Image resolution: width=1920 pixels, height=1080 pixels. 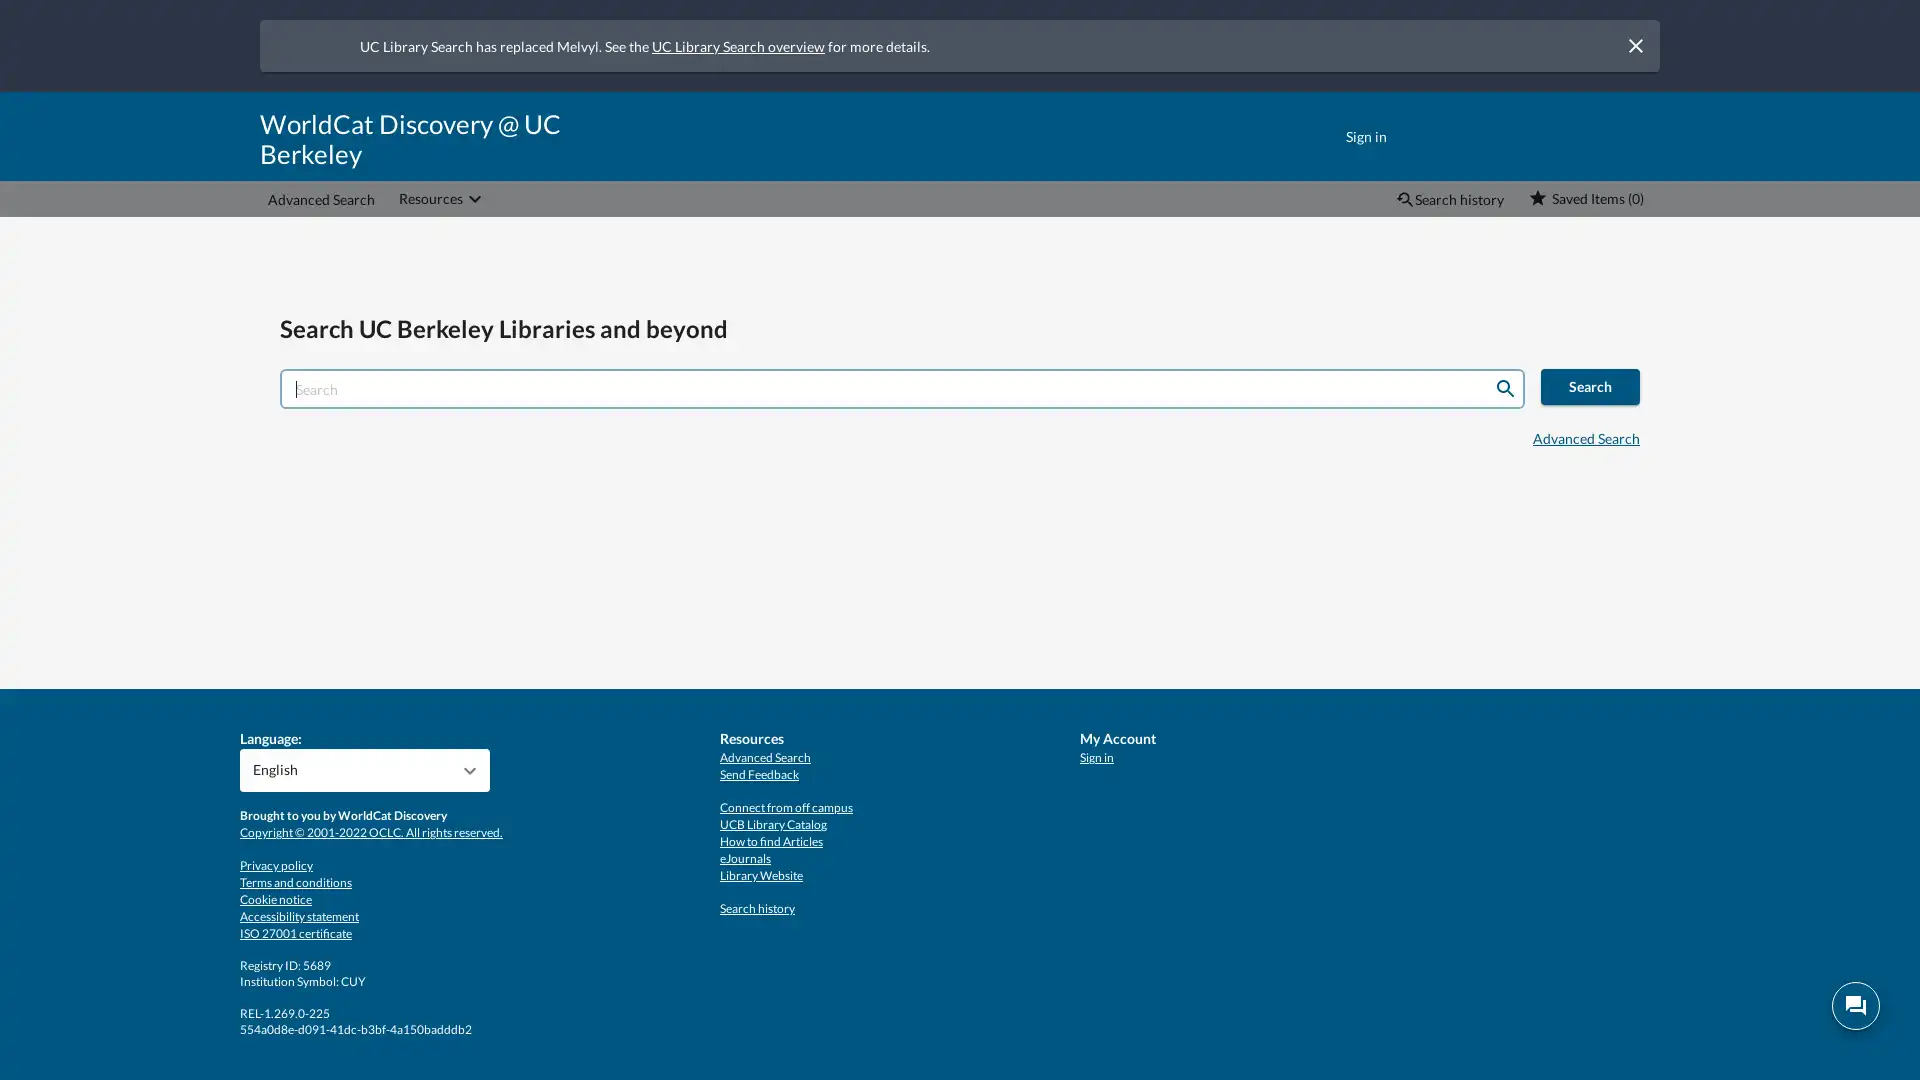 I want to click on Resources, so click(x=441, y=199).